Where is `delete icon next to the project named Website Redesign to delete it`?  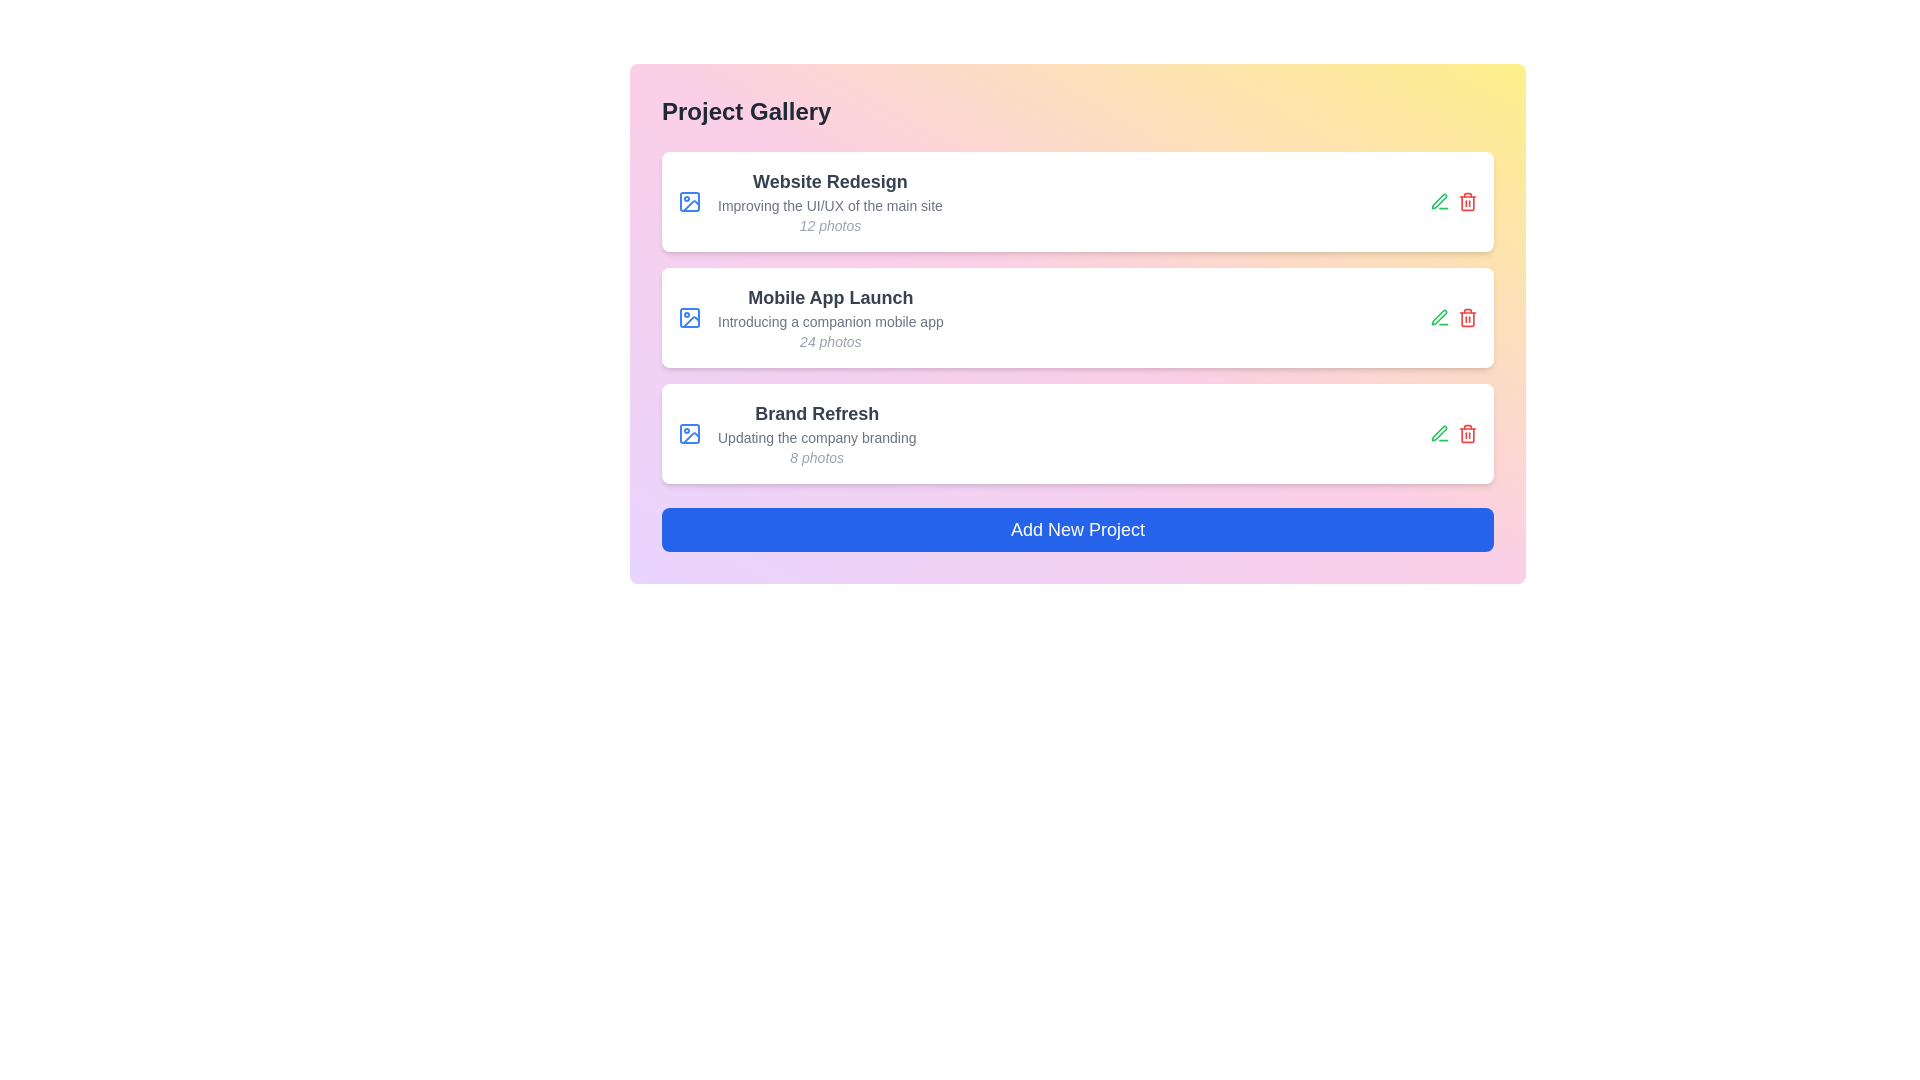
delete icon next to the project named Website Redesign to delete it is located at coordinates (1468, 201).